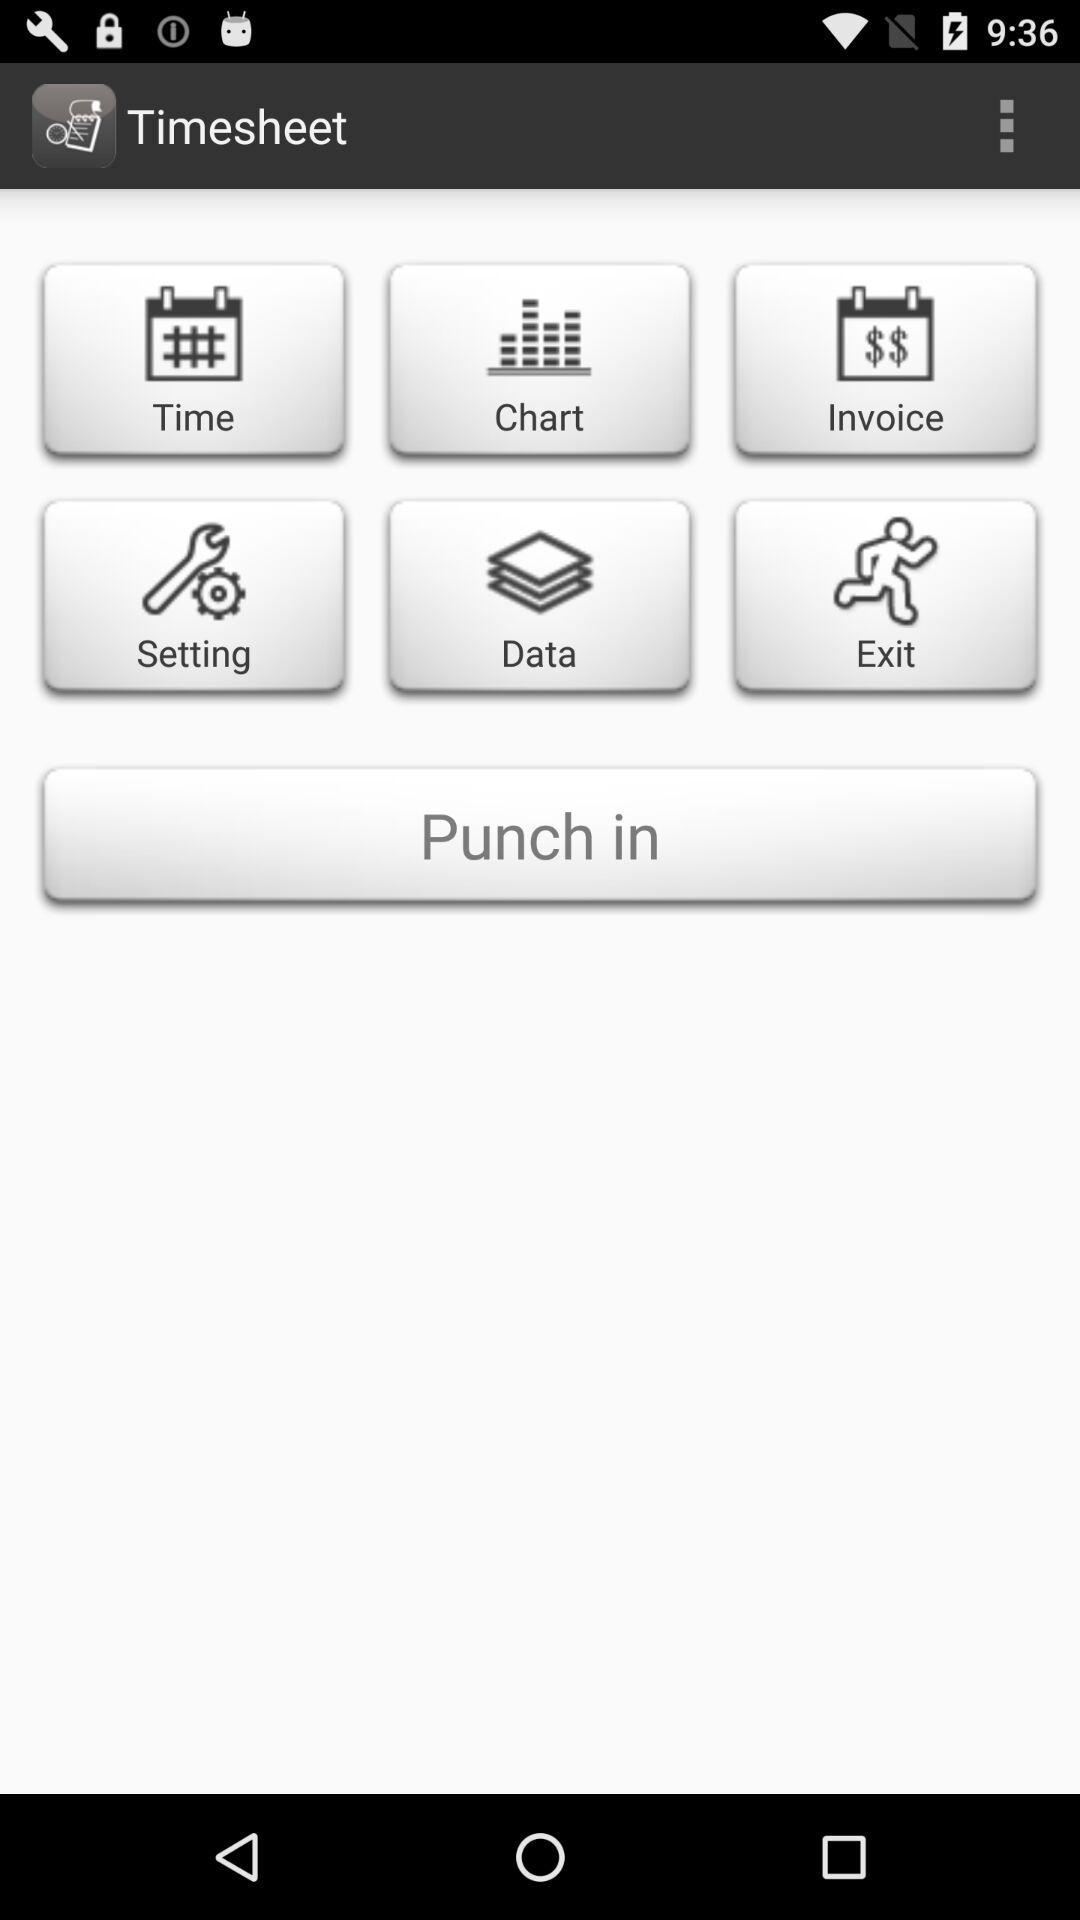 This screenshot has width=1080, height=1920. Describe the element at coordinates (1006, 124) in the screenshot. I see `app next to timesheet` at that location.